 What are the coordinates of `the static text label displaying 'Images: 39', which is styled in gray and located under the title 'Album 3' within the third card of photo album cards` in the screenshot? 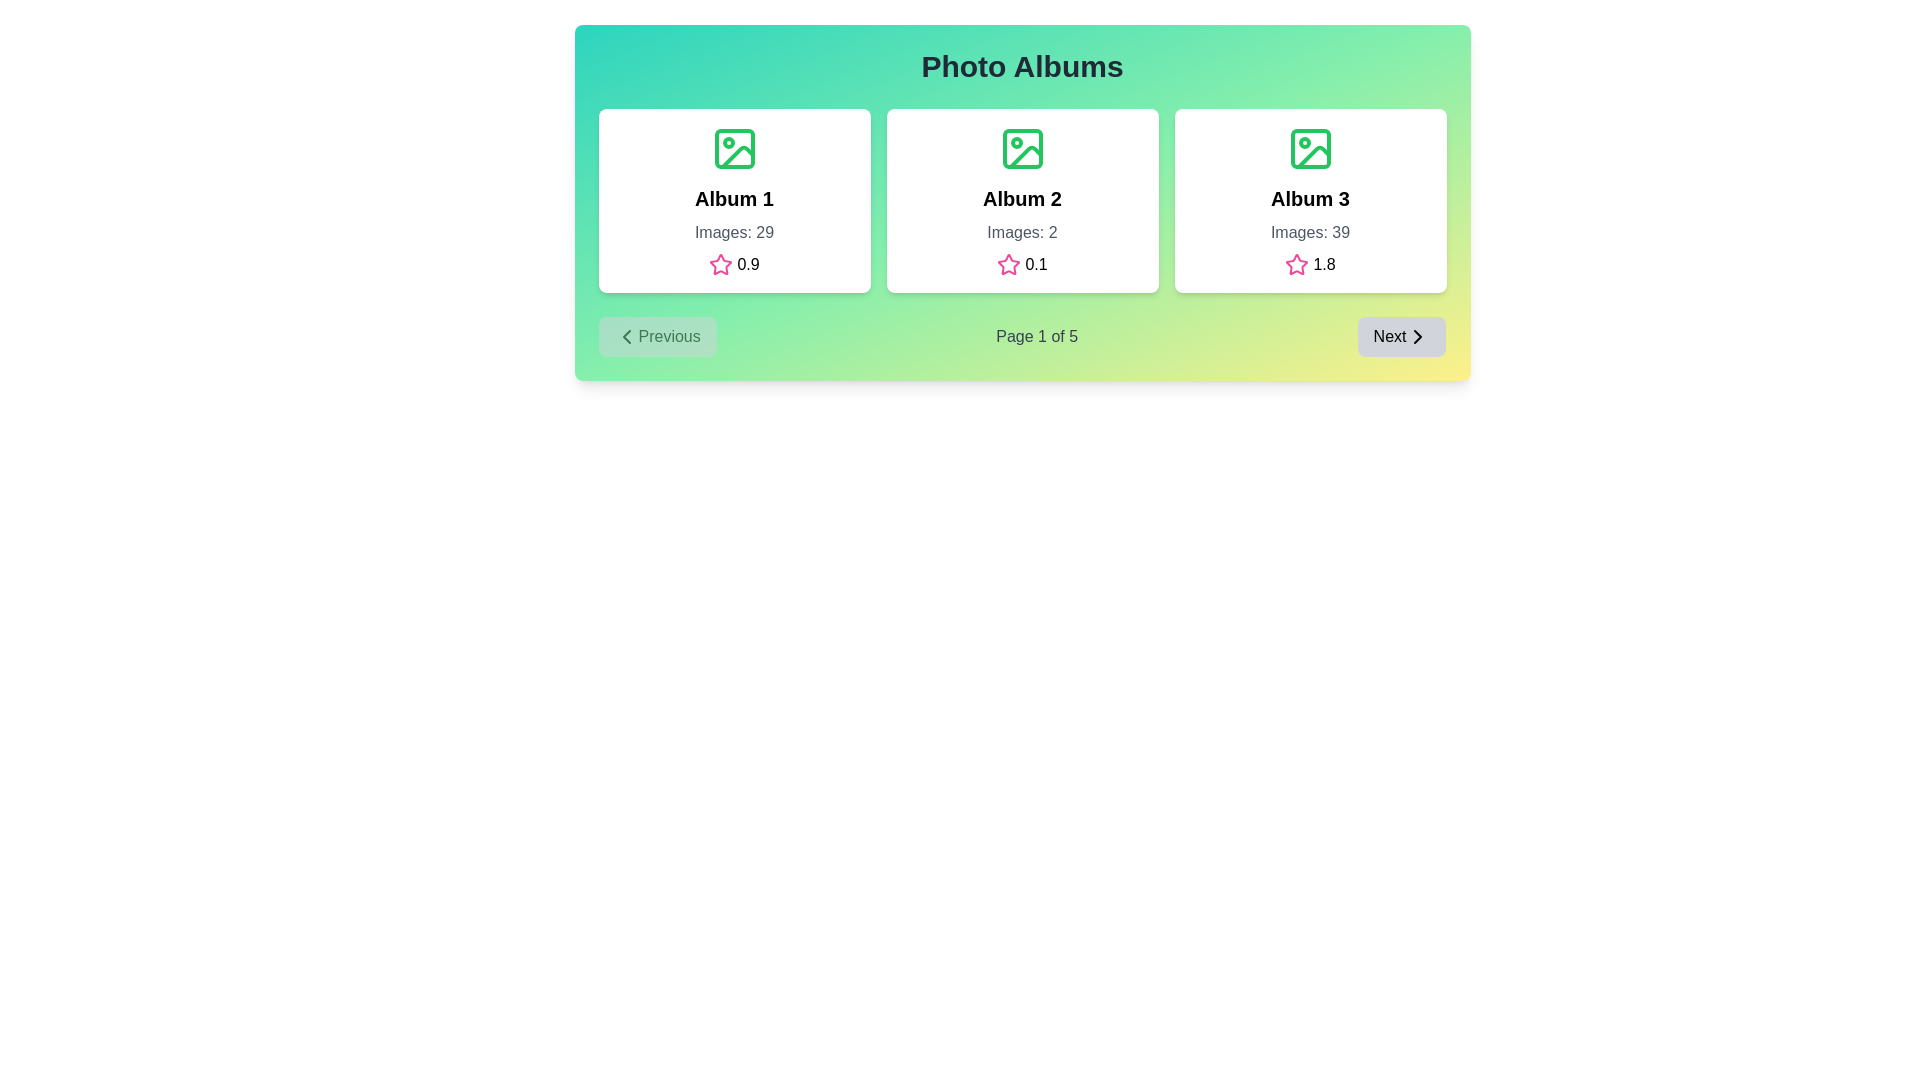 It's located at (1310, 231).